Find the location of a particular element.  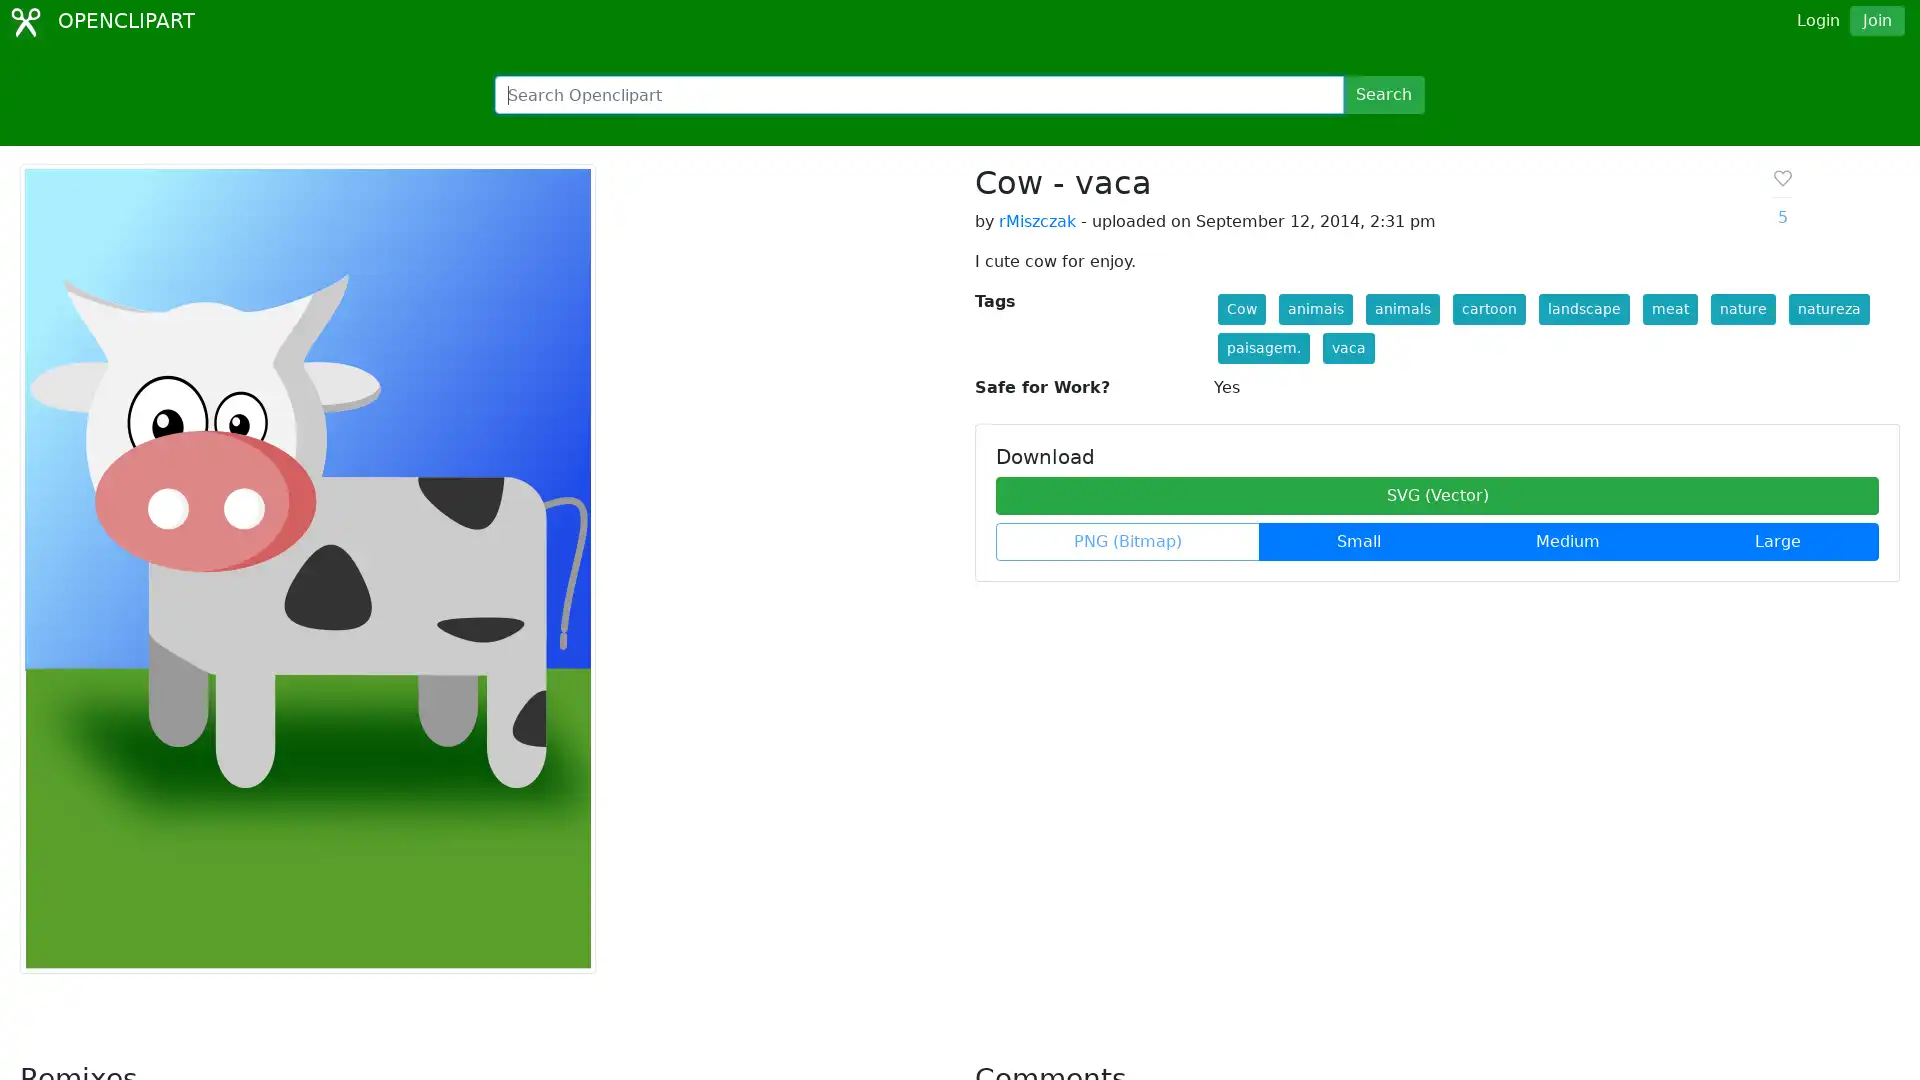

animals is located at coordinates (1400, 309).